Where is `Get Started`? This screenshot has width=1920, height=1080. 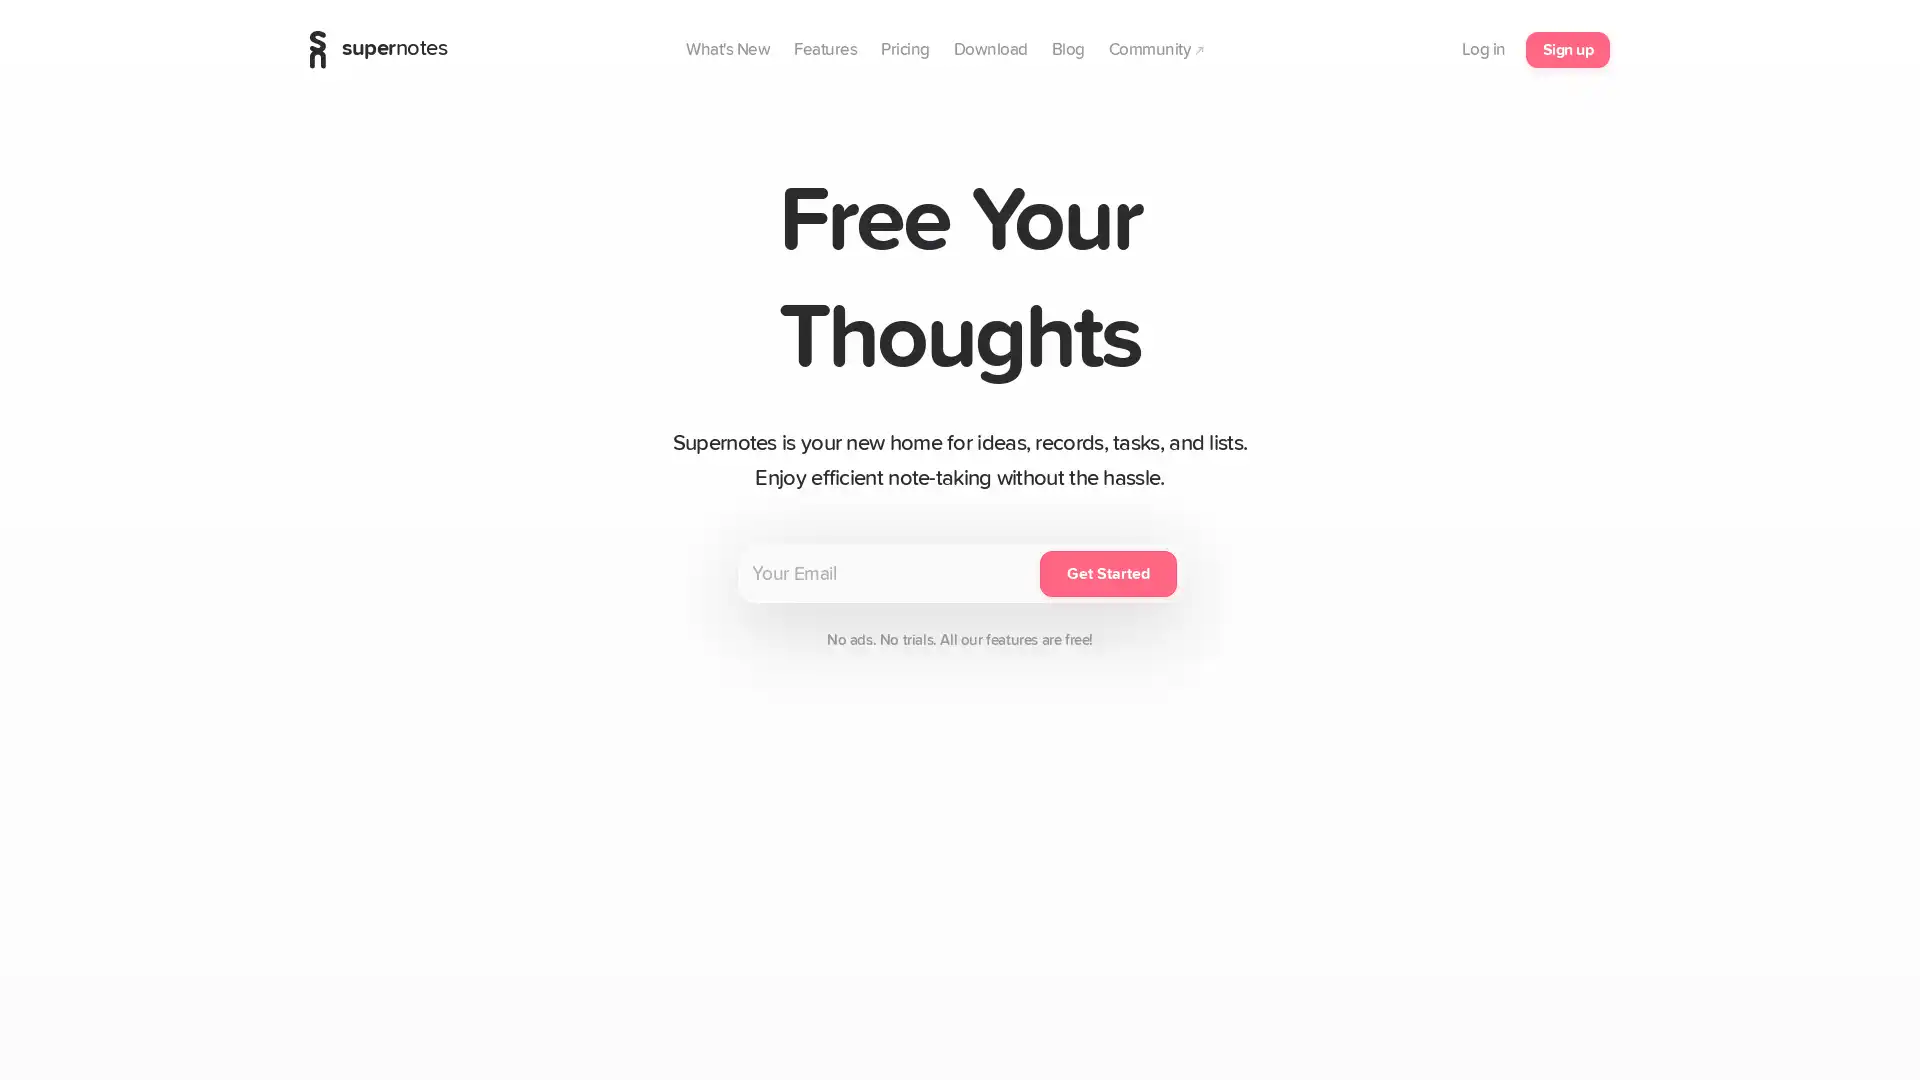 Get Started is located at coordinates (1107, 573).